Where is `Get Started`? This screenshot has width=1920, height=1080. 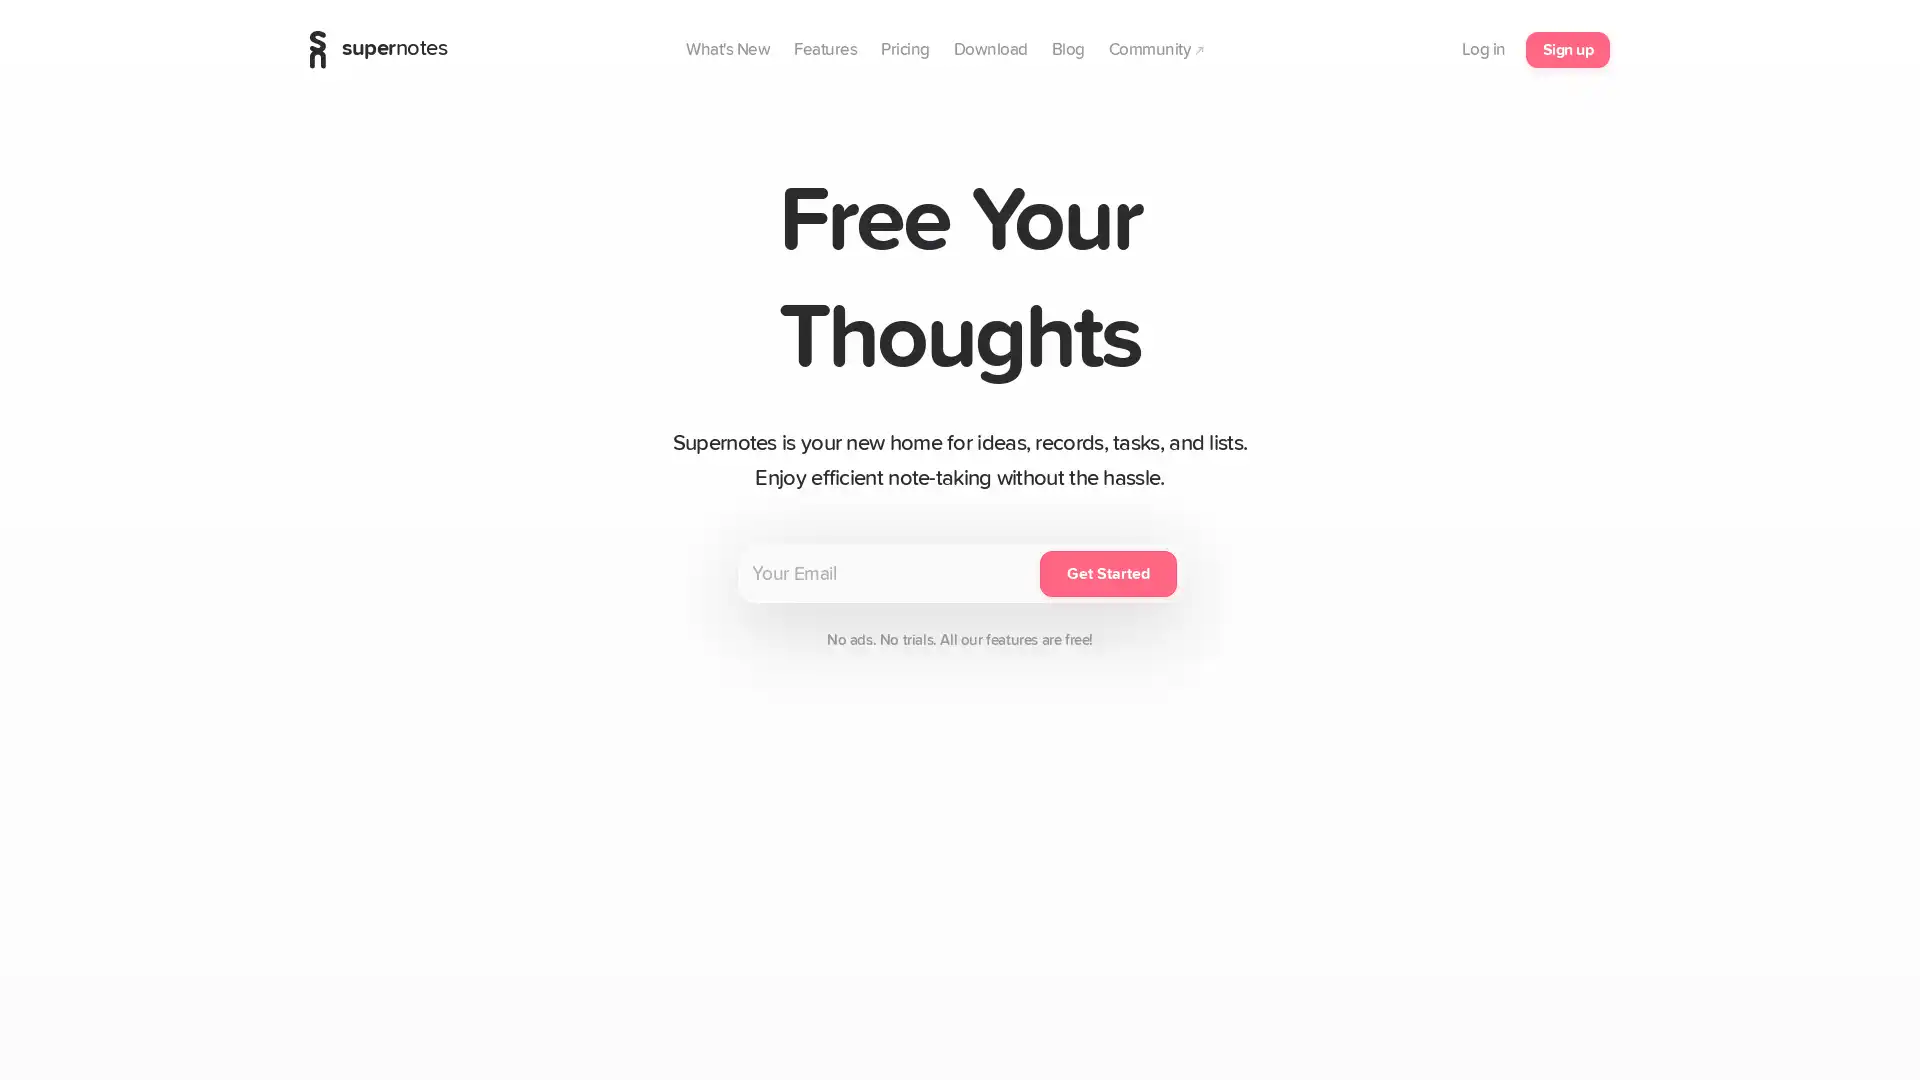 Get Started is located at coordinates (1107, 573).